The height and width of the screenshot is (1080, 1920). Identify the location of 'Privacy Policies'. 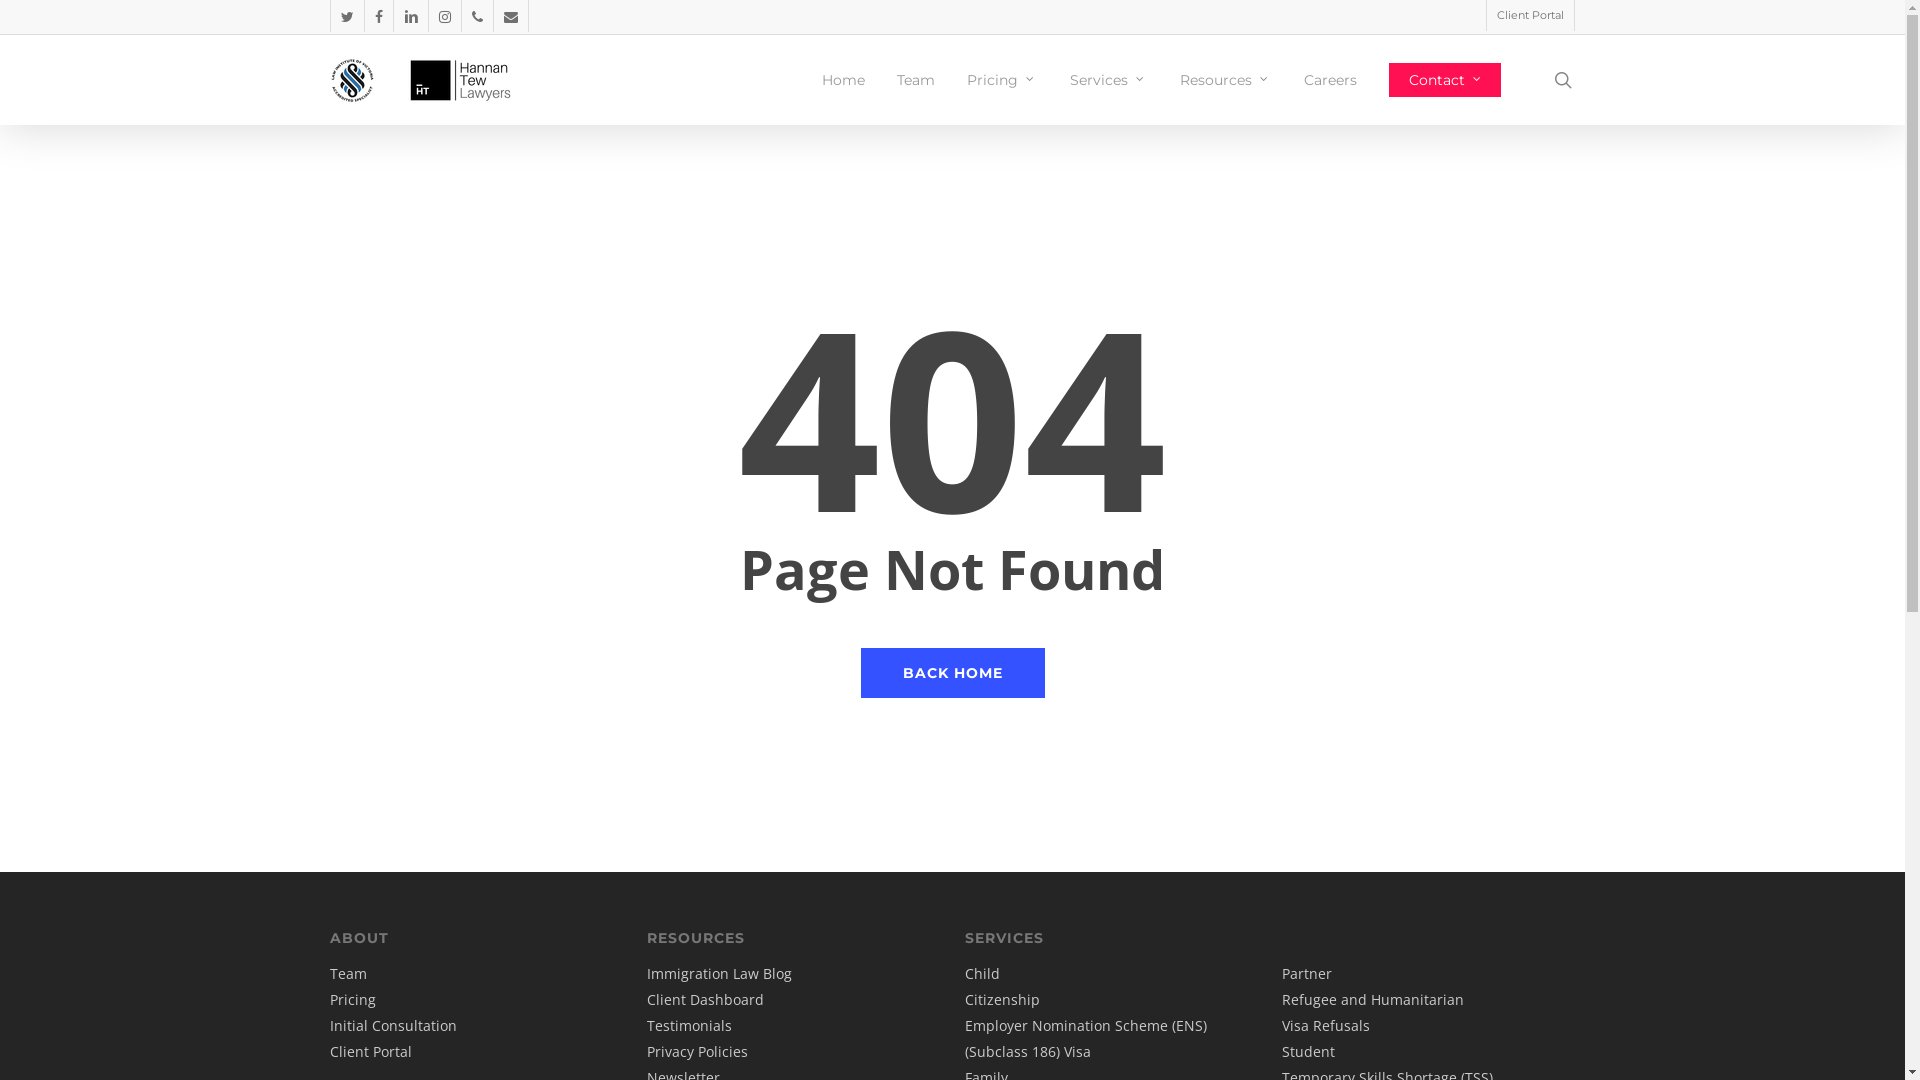
(697, 1050).